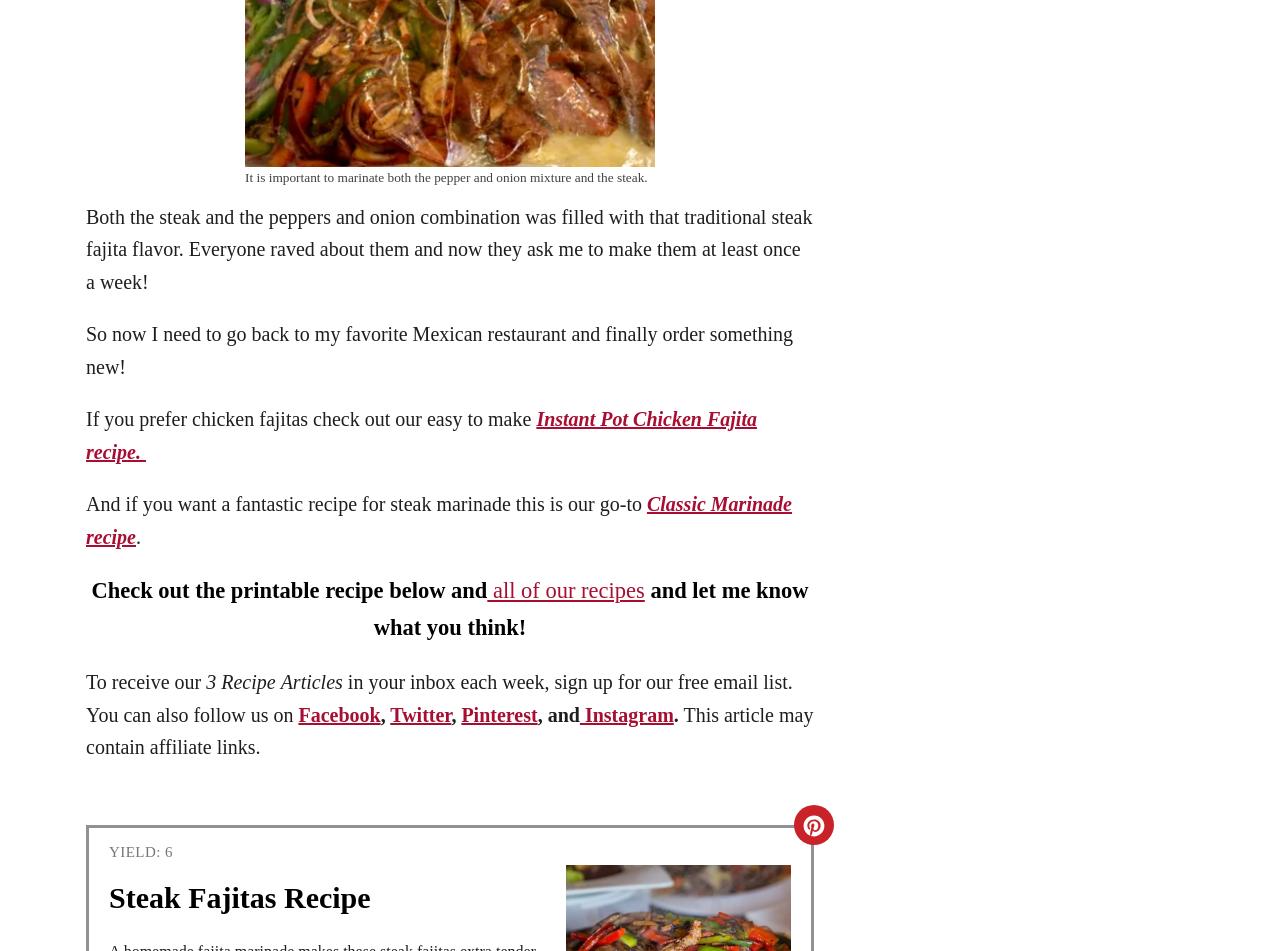 The height and width of the screenshot is (951, 1280). I want to click on 'It is important to marinate both the pepper and onion mixture and the steak.', so click(444, 176).